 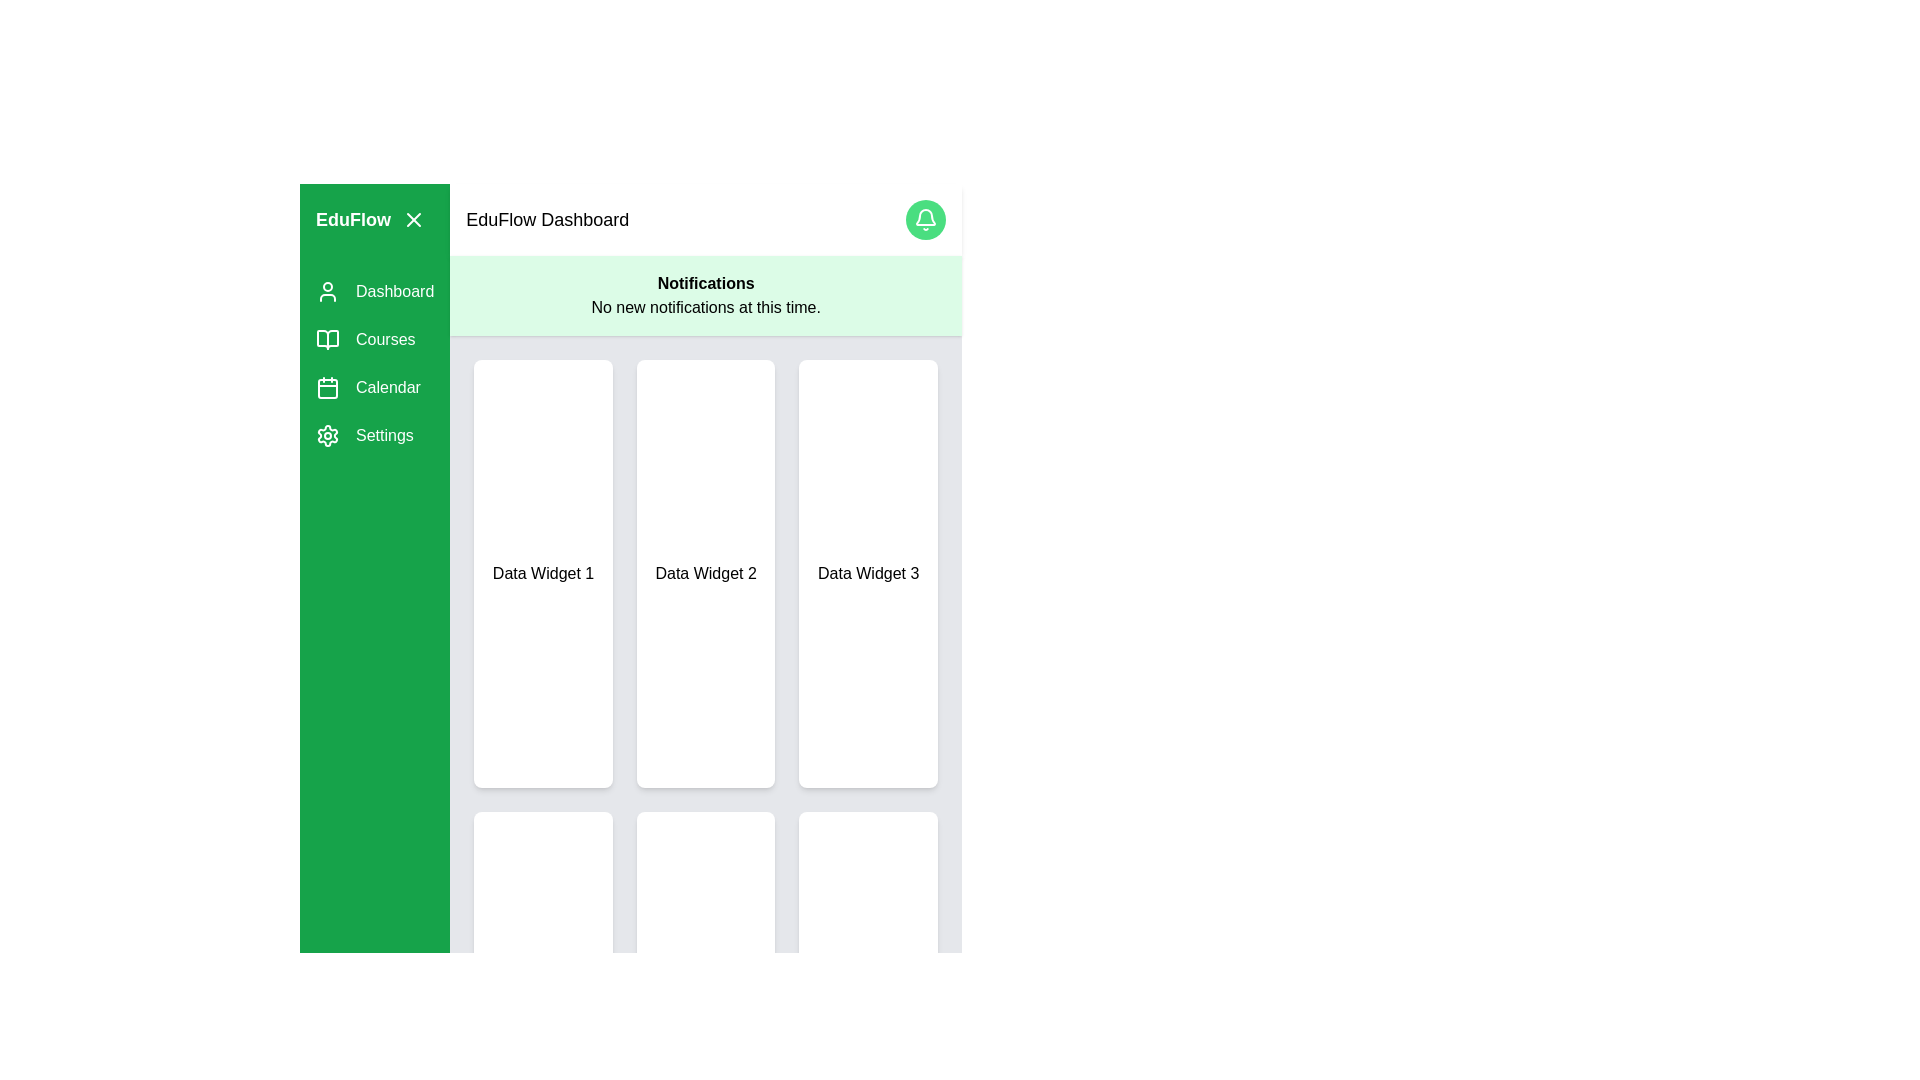 I want to click on the 'Settings' label located in the green sidebar, which is the fourth item in the vertical list of menu options, so click(x=384, y=434).